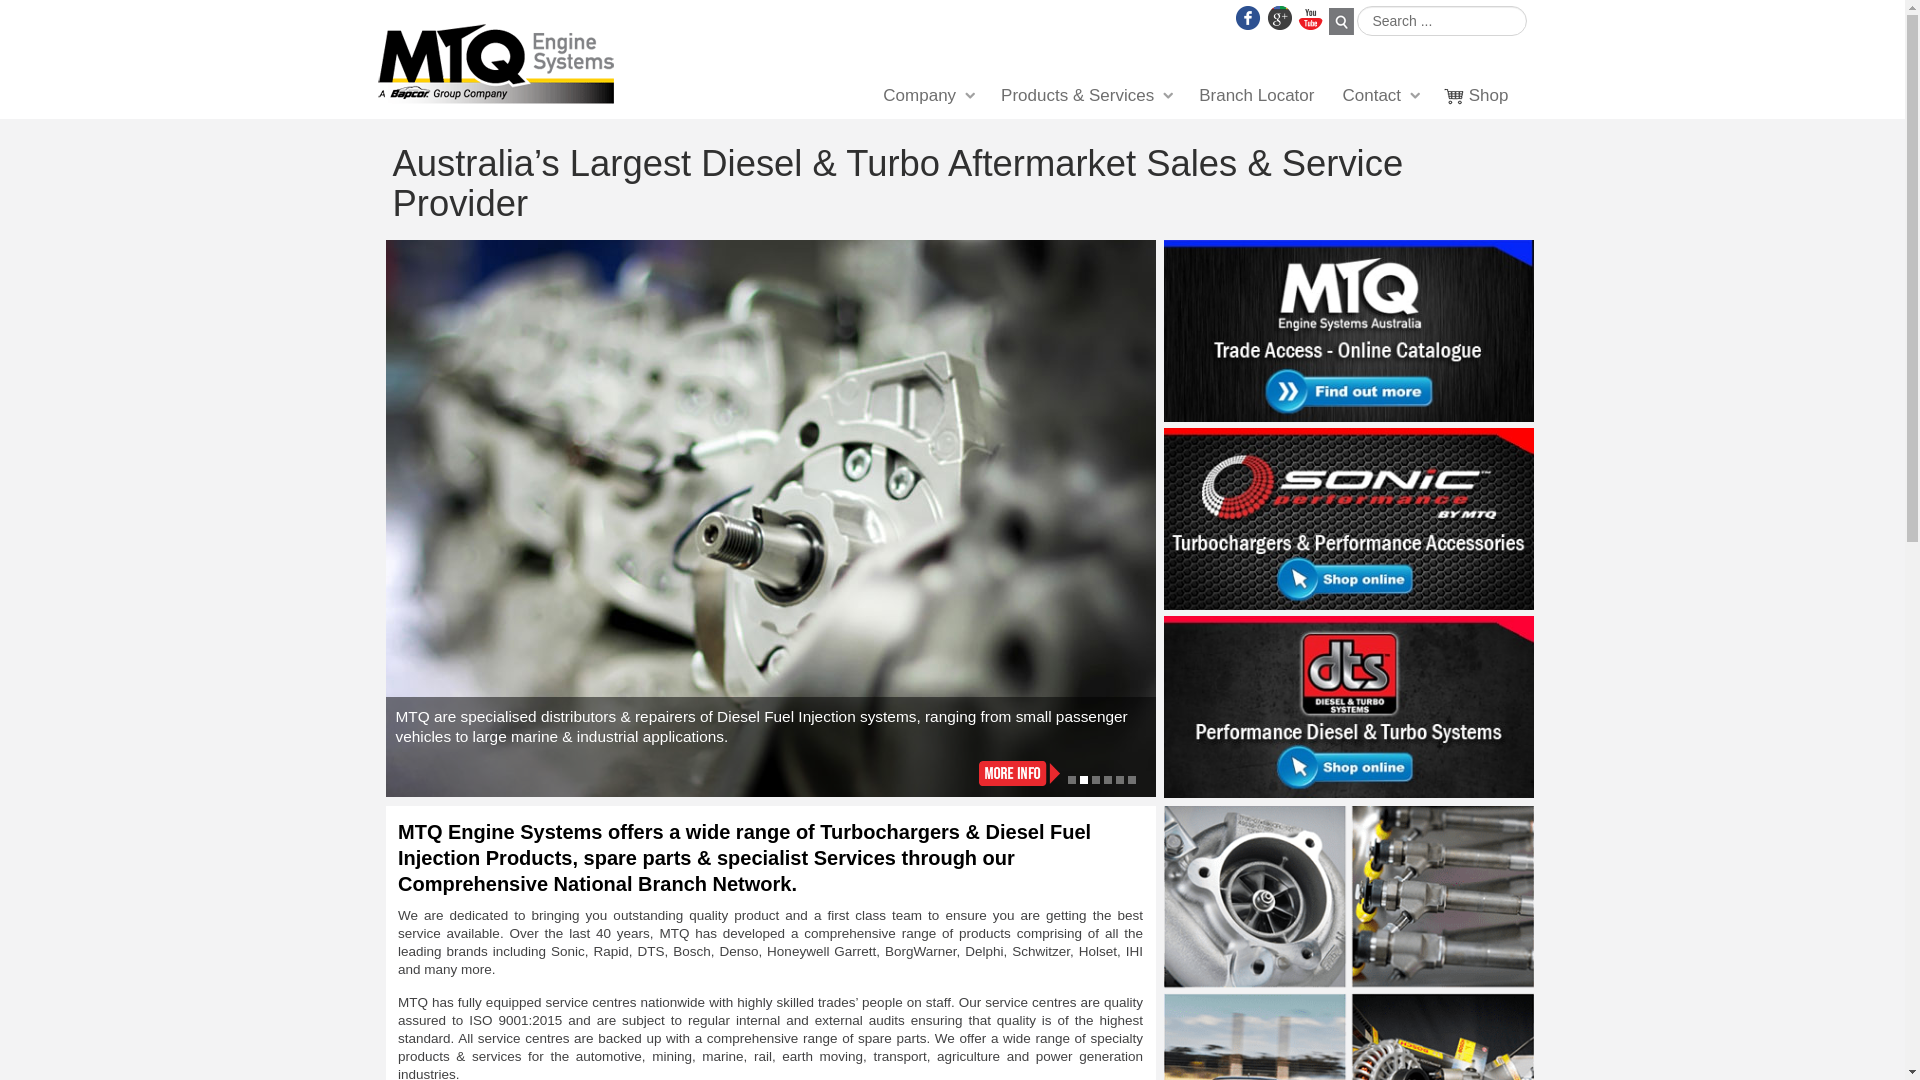 The height and width of the screenshot is (1080, 1920). What do you see at coordinates (1255, 96) in the screenshot?
I see `'Branch Locator'` at bounding box center [1255, 96].